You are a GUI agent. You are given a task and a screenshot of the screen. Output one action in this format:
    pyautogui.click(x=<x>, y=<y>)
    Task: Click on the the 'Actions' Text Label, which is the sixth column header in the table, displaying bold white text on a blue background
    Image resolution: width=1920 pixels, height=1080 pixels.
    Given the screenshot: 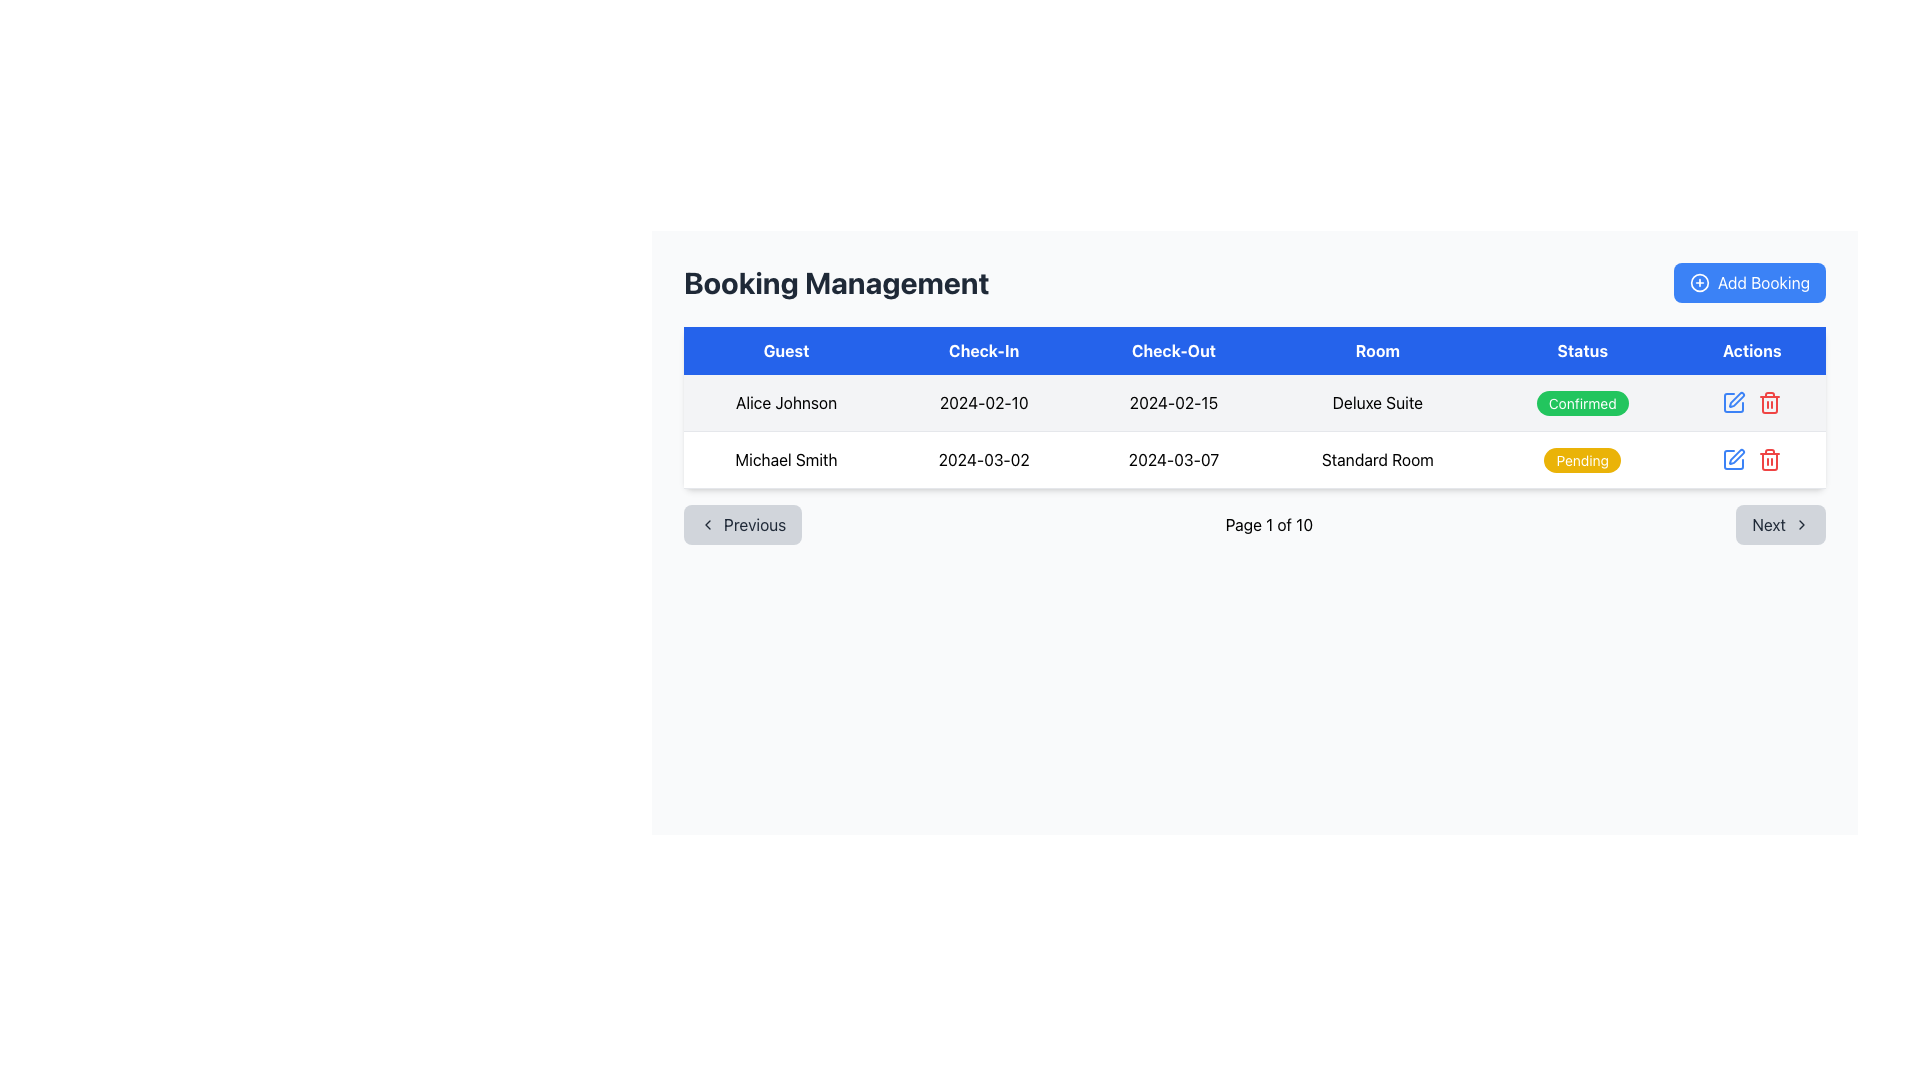 What is the action you would take?
    pyautogui.click(x=1751, y=350)
    